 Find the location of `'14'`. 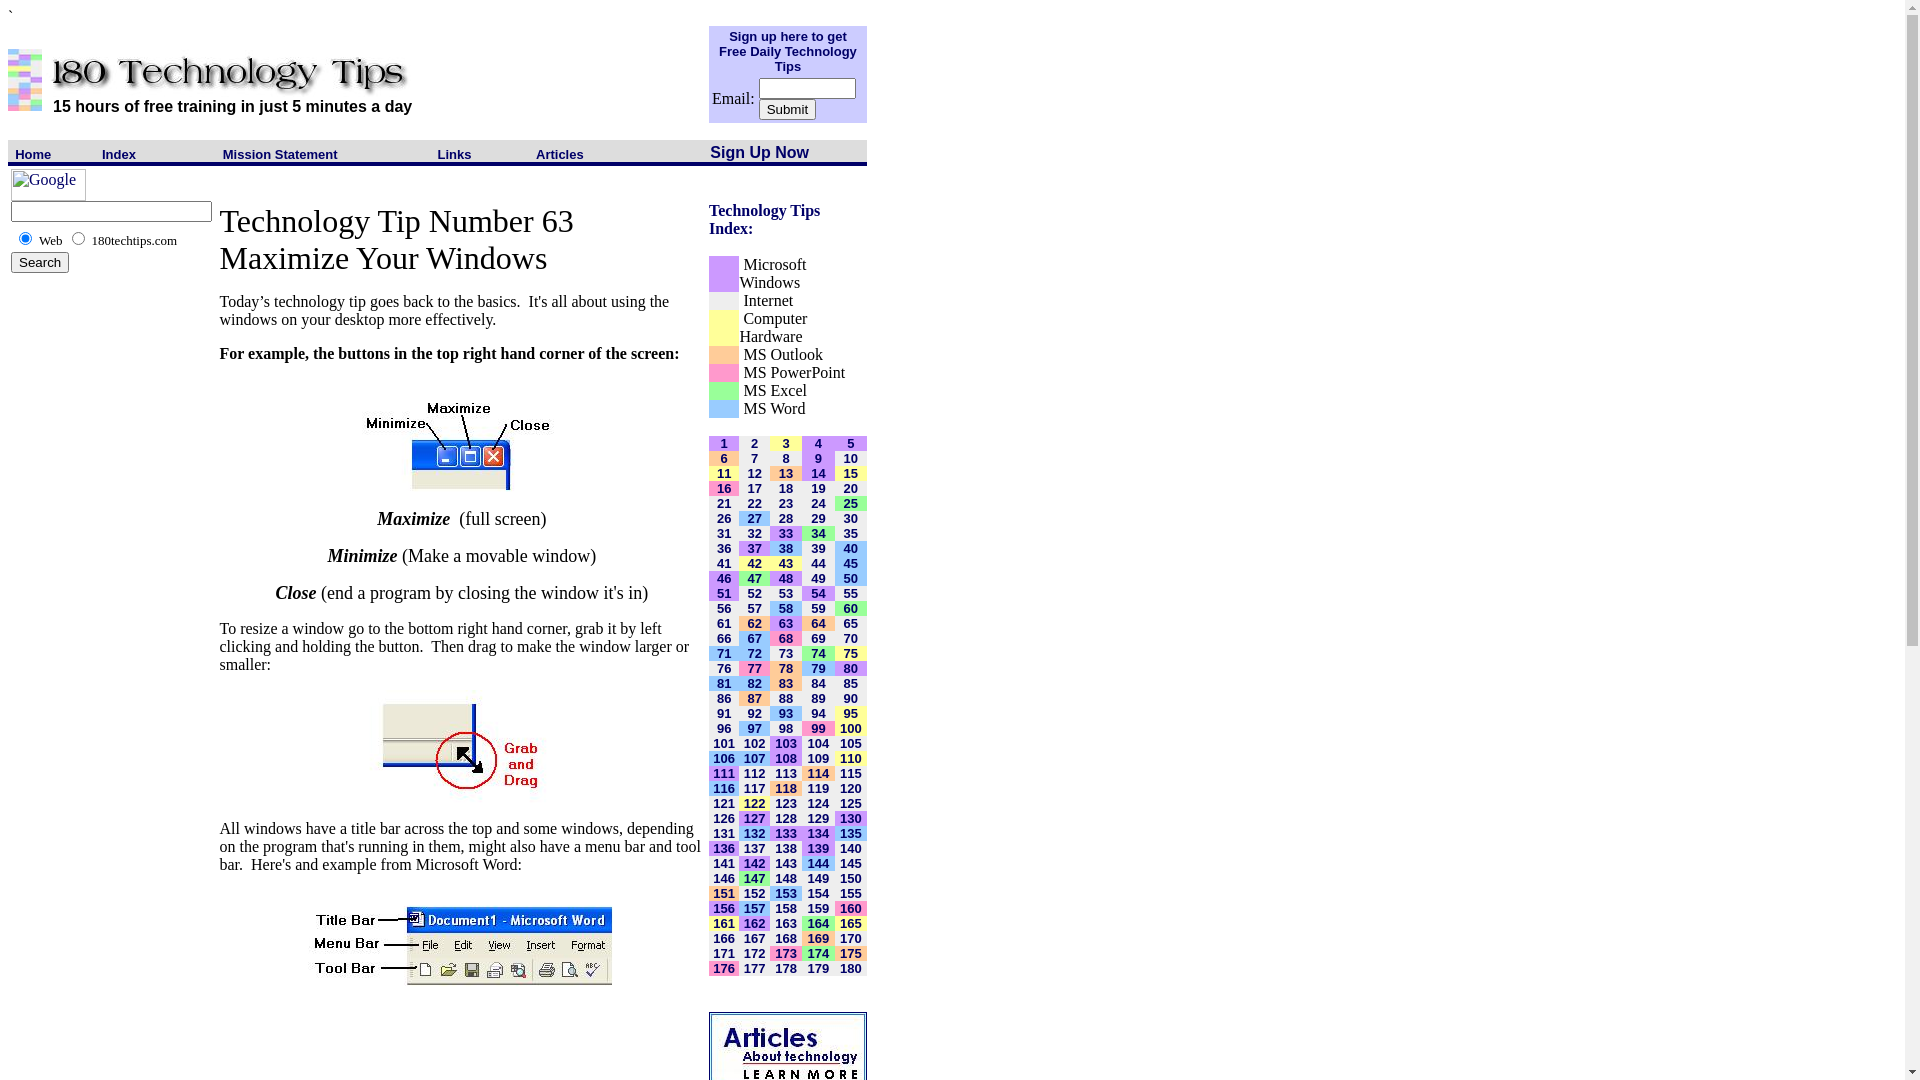

'14' is located at coordinates (817, 473).